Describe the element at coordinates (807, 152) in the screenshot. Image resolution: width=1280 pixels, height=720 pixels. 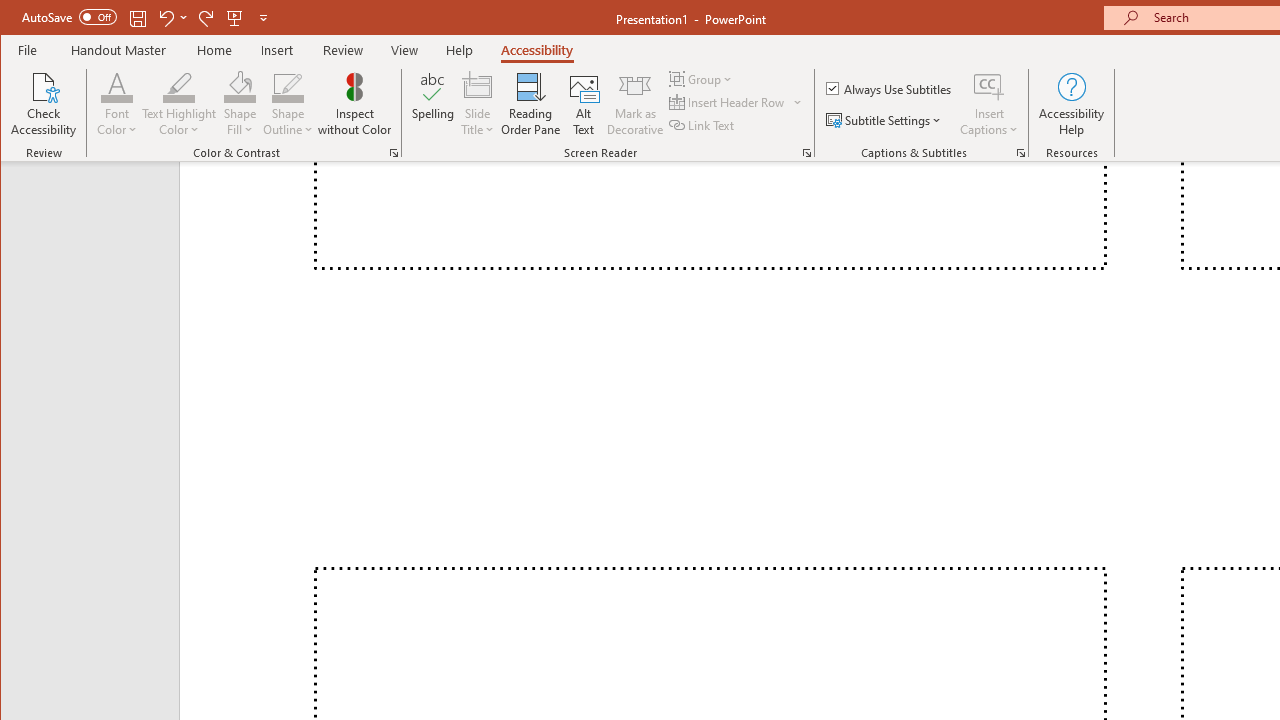
I see `'Screen Reader'` at that location.